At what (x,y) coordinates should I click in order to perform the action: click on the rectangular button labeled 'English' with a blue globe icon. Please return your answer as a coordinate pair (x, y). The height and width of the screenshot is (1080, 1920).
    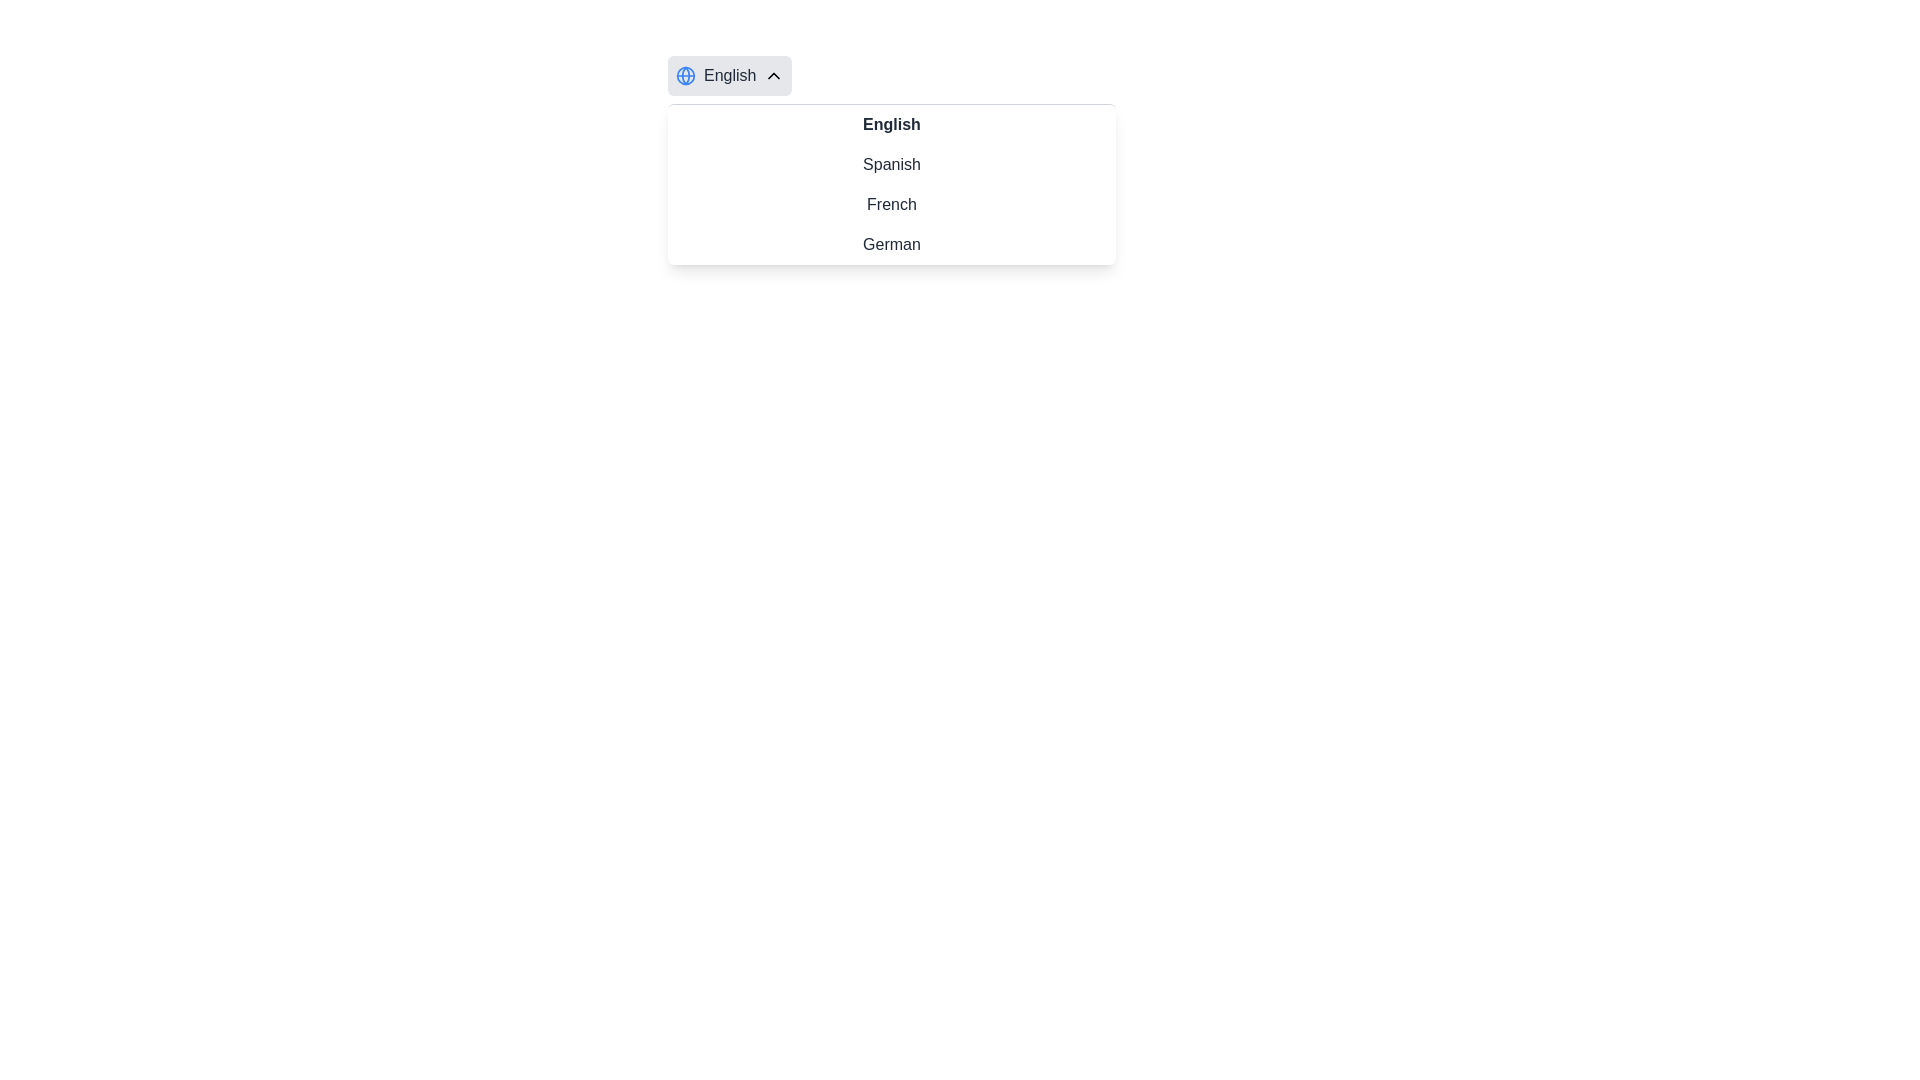
    Looking at the image, I should click on (729, 75).